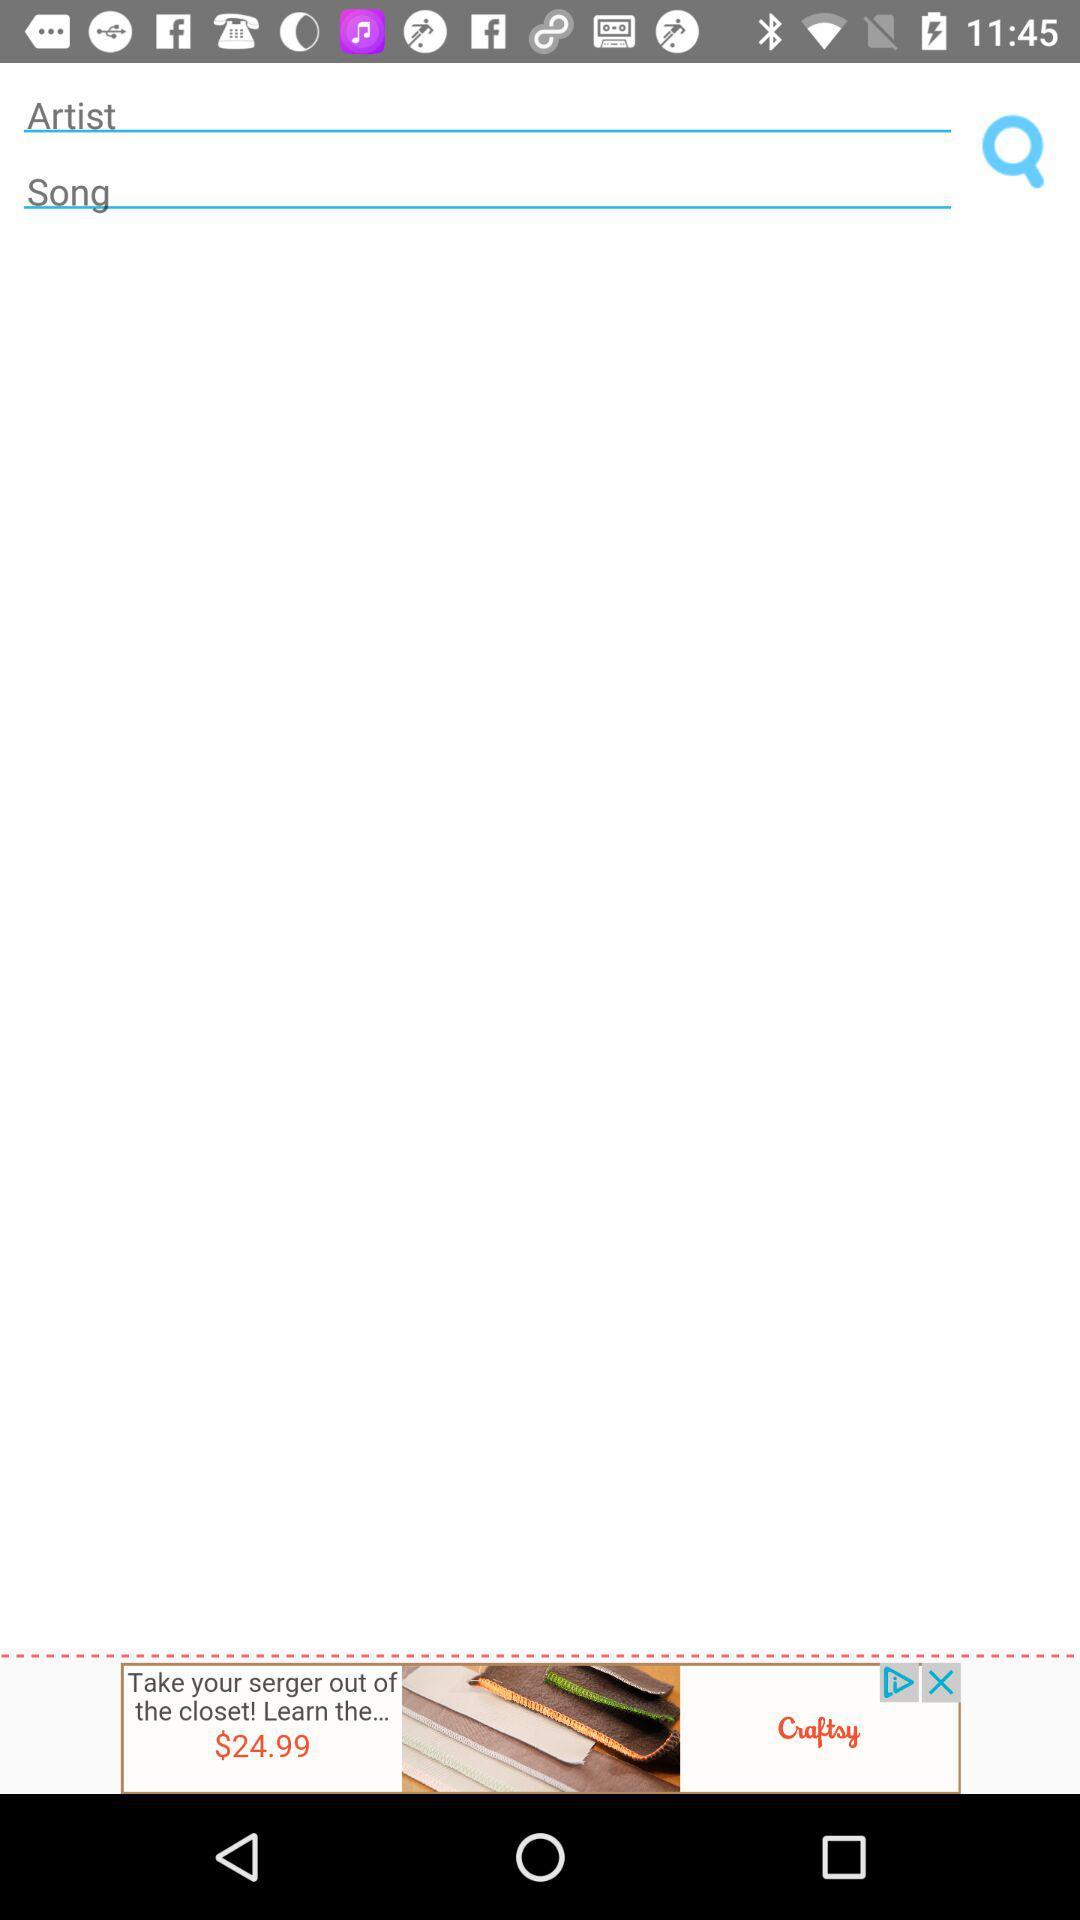 The height and width of the screenshot is (1920, 1080). What do you see at coordinates (487, 113) in the screenshot?
I see `type in artist name` at bounding box center [487, 113].